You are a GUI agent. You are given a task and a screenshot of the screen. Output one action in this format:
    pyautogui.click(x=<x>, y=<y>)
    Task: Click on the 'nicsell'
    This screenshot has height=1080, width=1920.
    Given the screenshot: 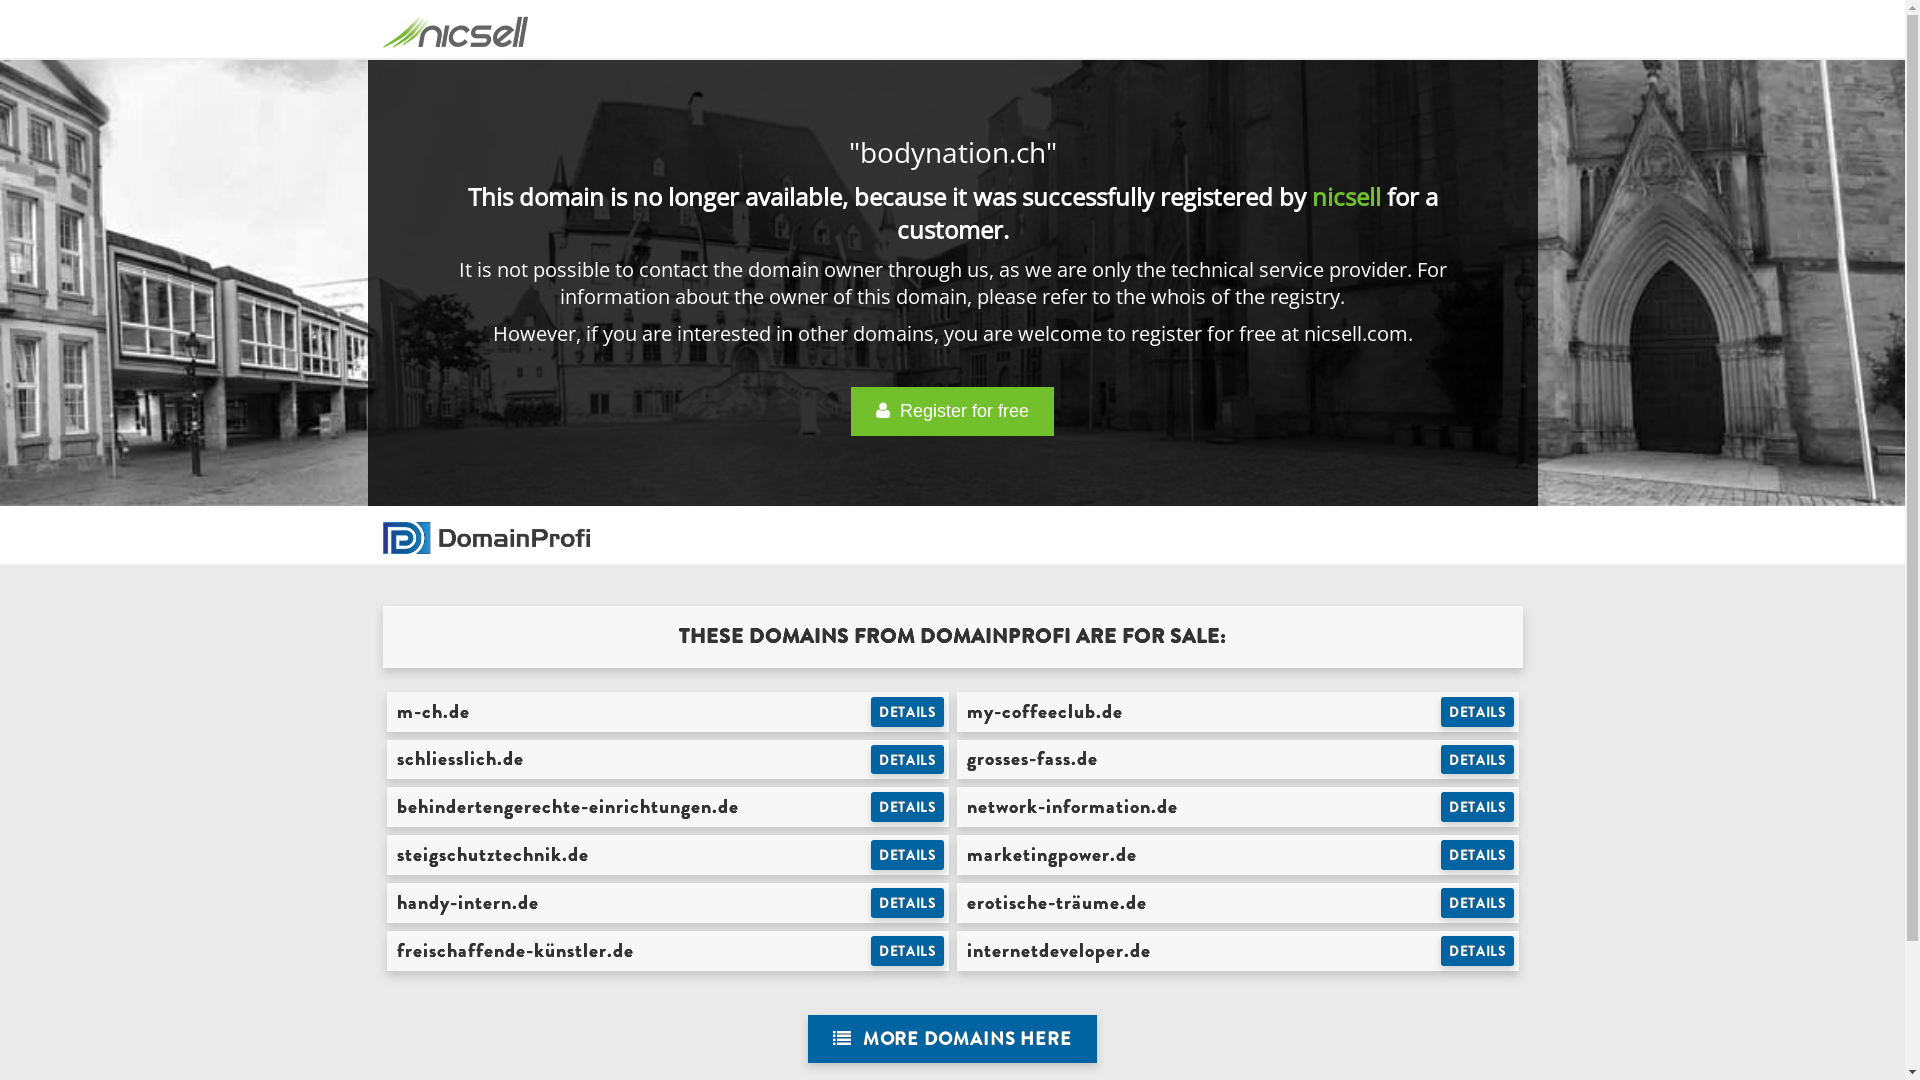 What is the action you would take?
    pyautogui.click(x=1346, y=196)
    